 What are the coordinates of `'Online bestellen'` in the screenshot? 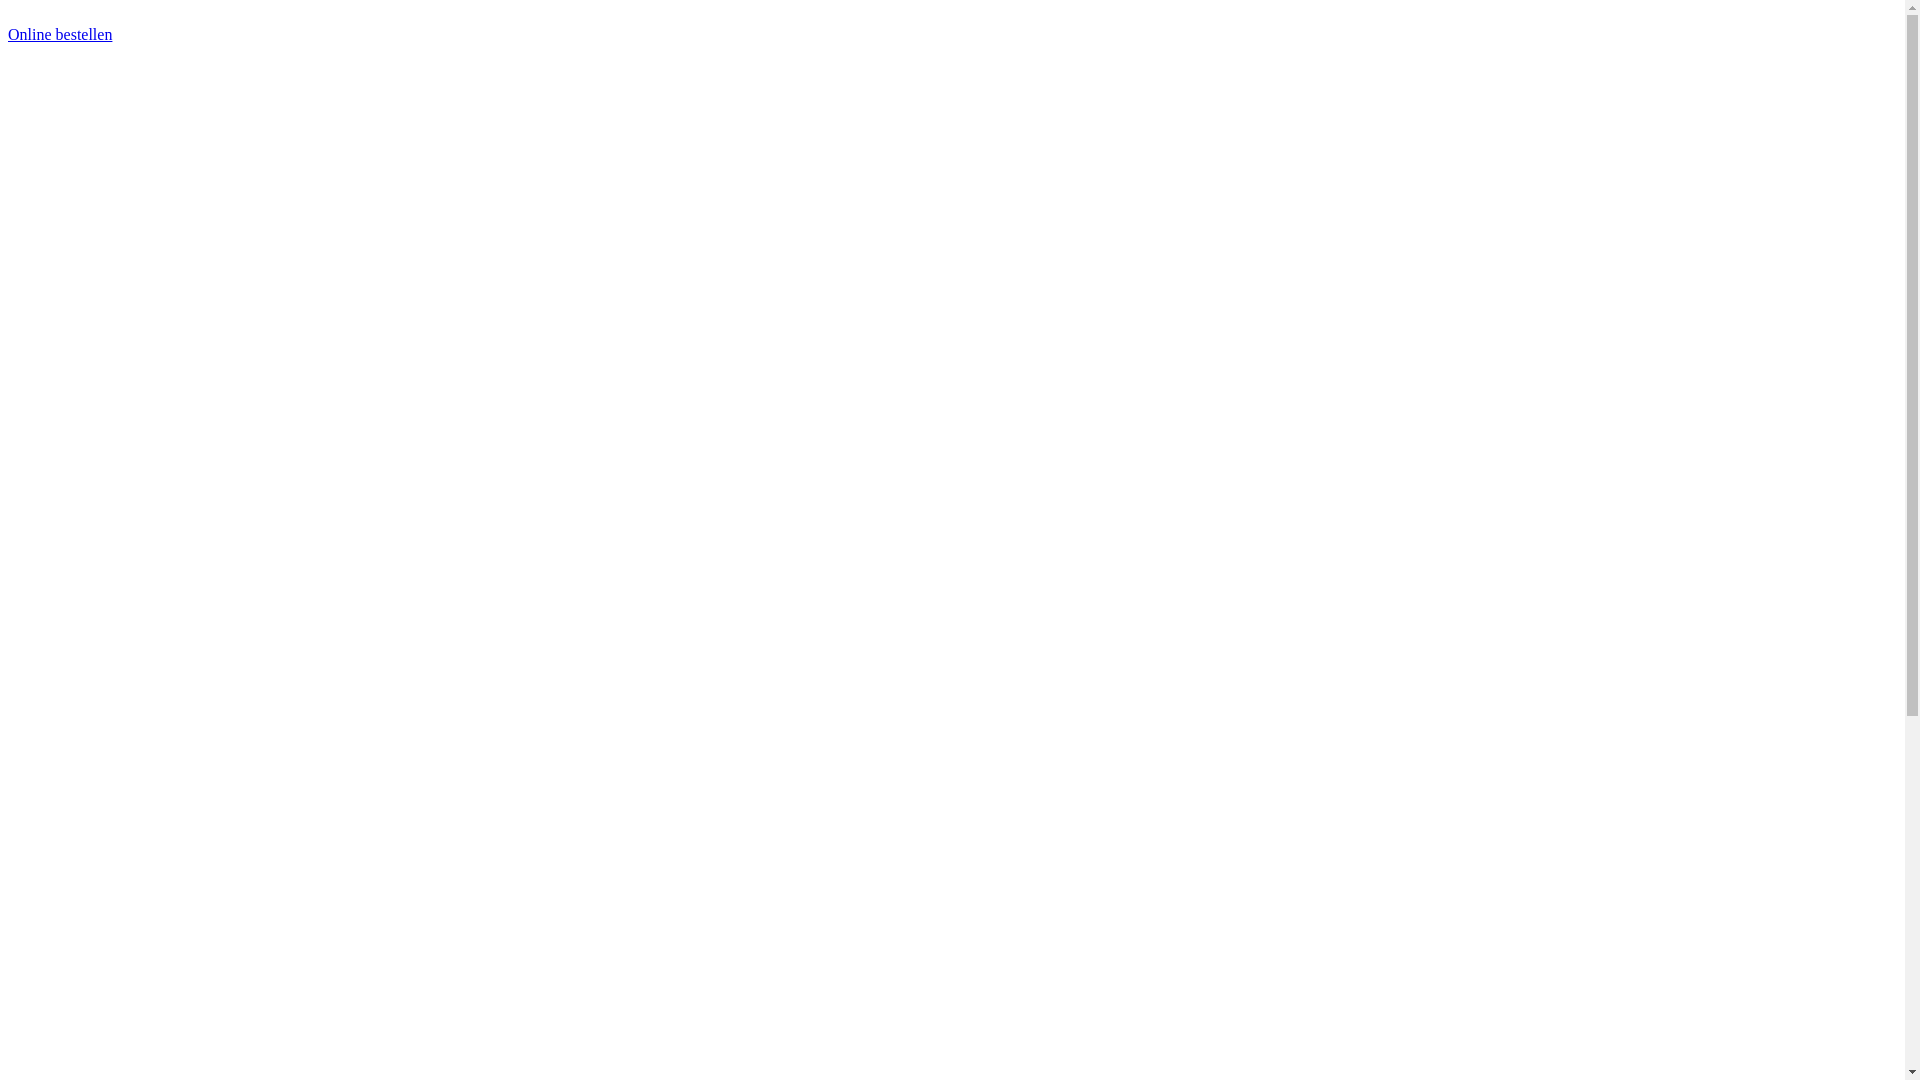 It's located at (59, 34).